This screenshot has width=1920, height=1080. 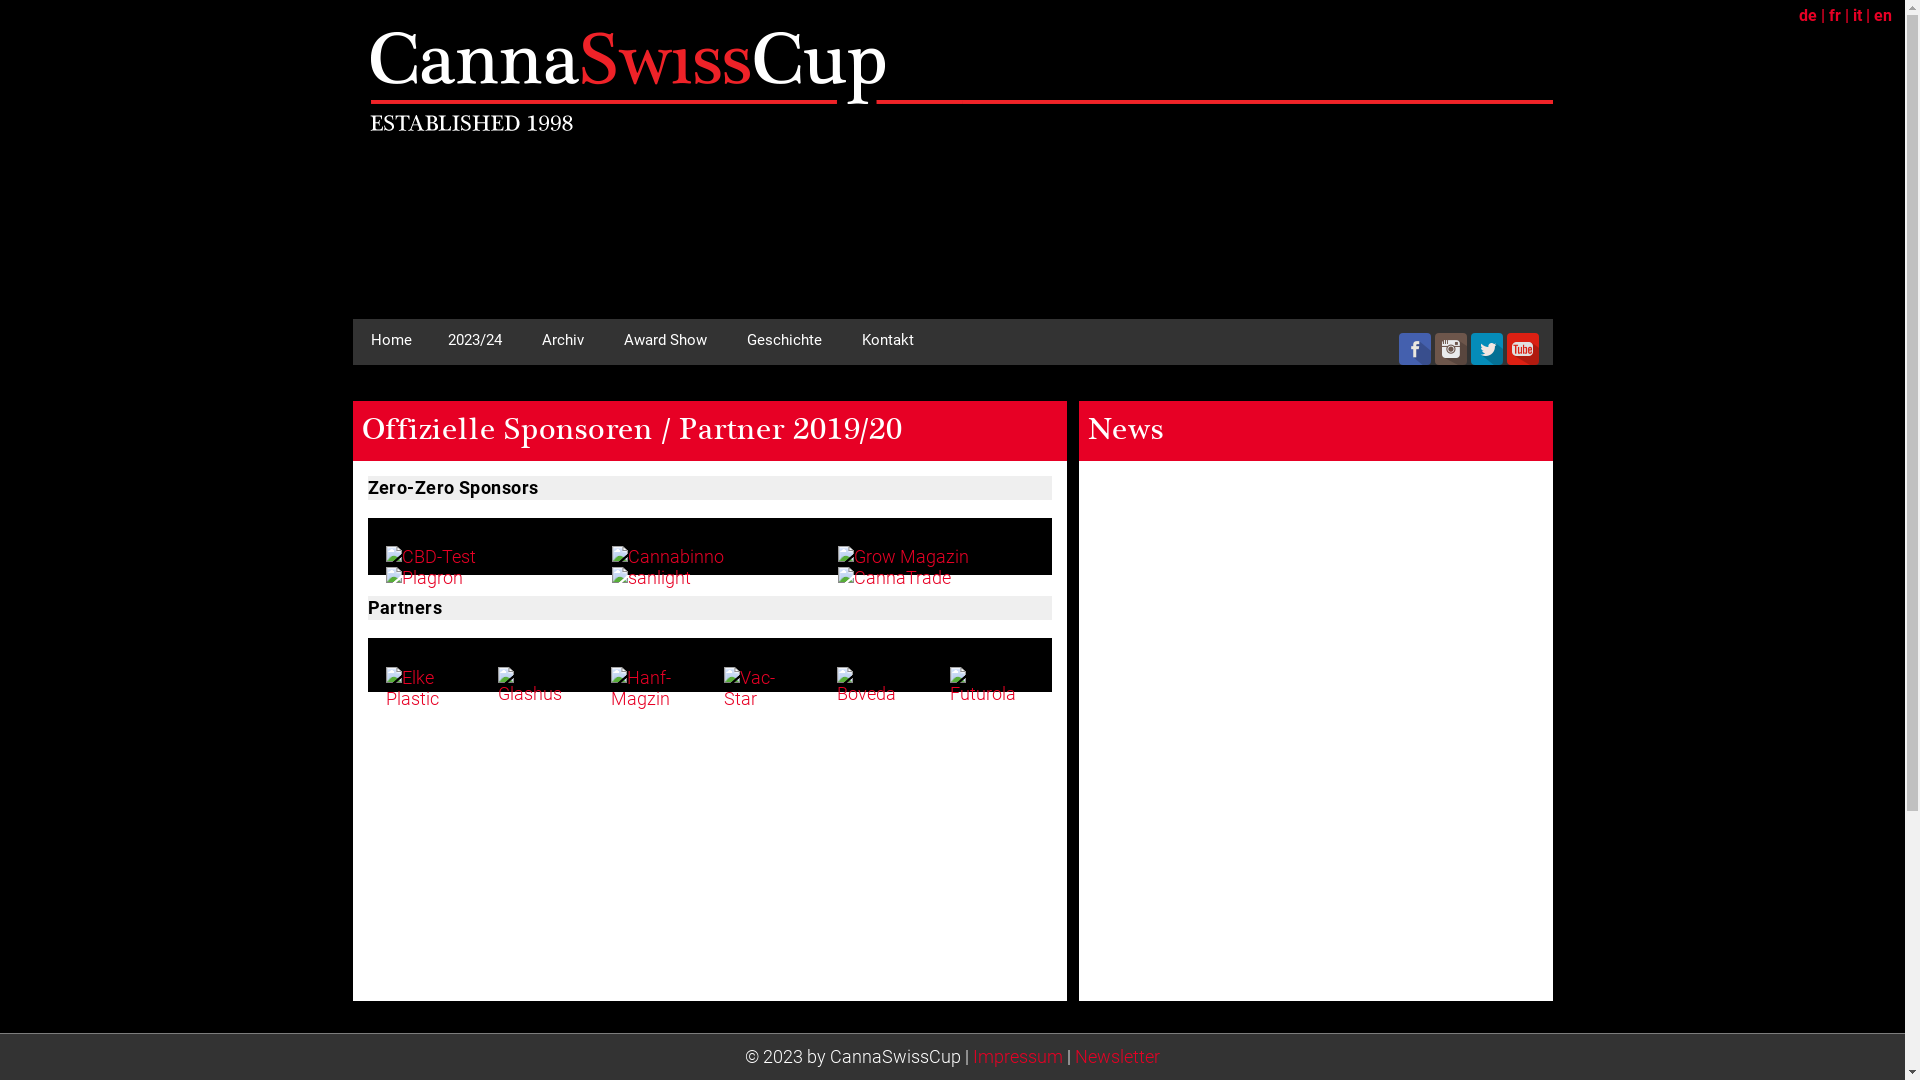 What do you see at coordinates (973, 1055) in the screenshot?
I see `'Impressum'` at bounding box center [973, 1055].